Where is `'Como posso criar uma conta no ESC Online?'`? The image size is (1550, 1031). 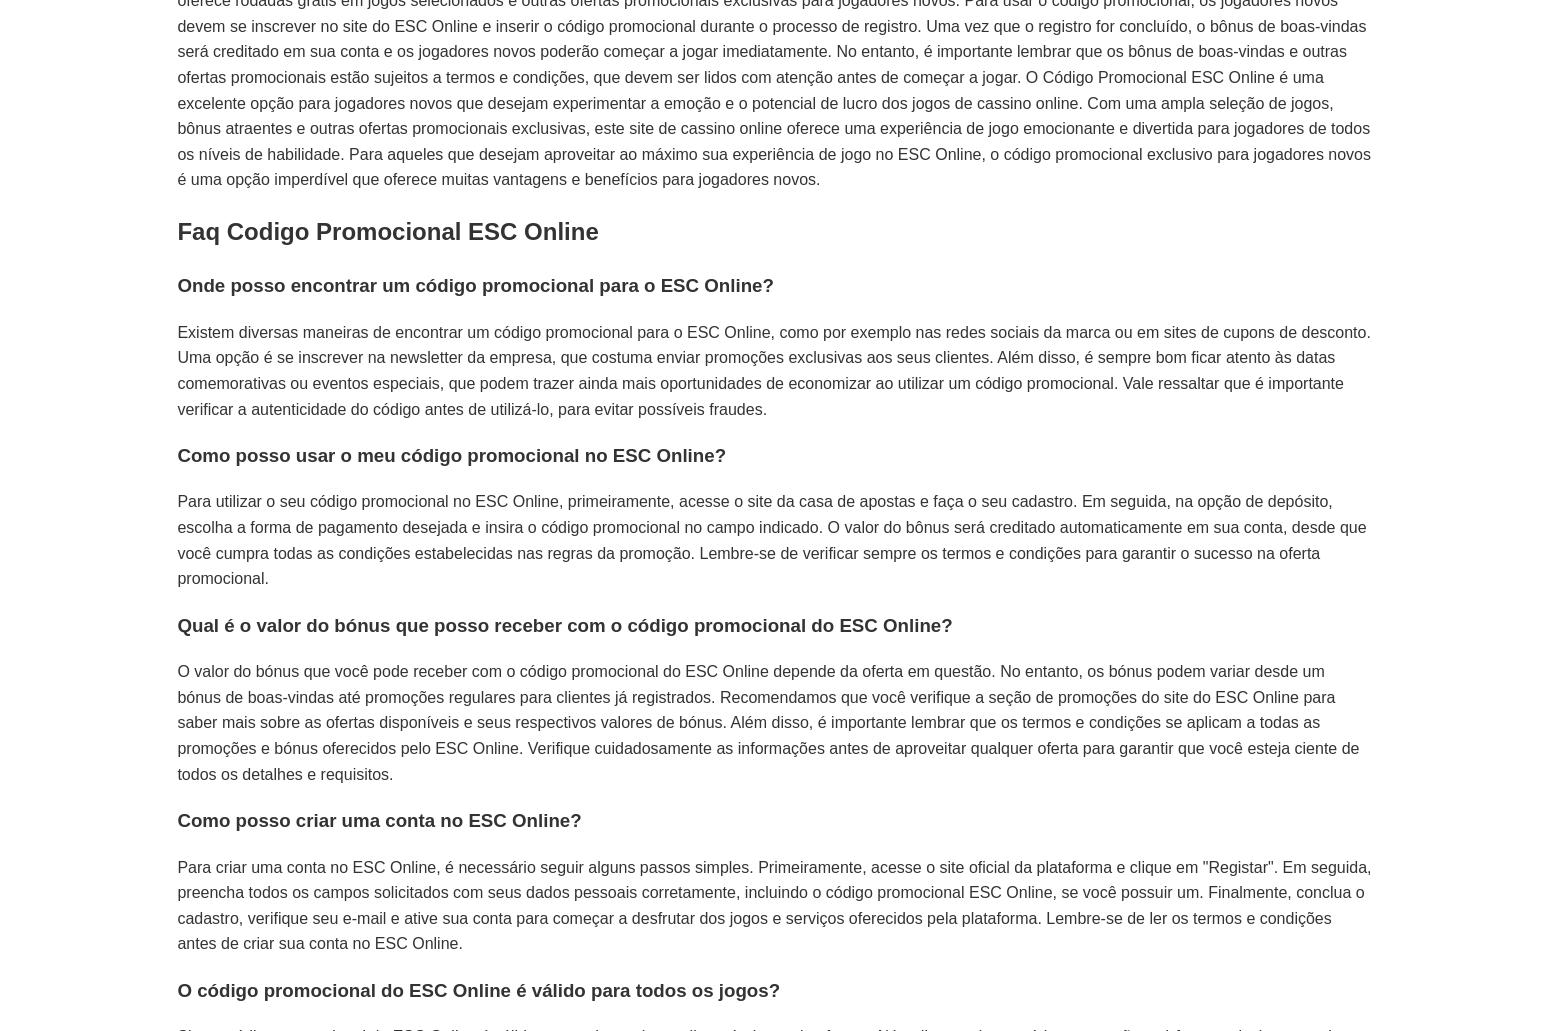
'Como posso criar uma conta no ESC Online?' is located at coordinates (377, 818).